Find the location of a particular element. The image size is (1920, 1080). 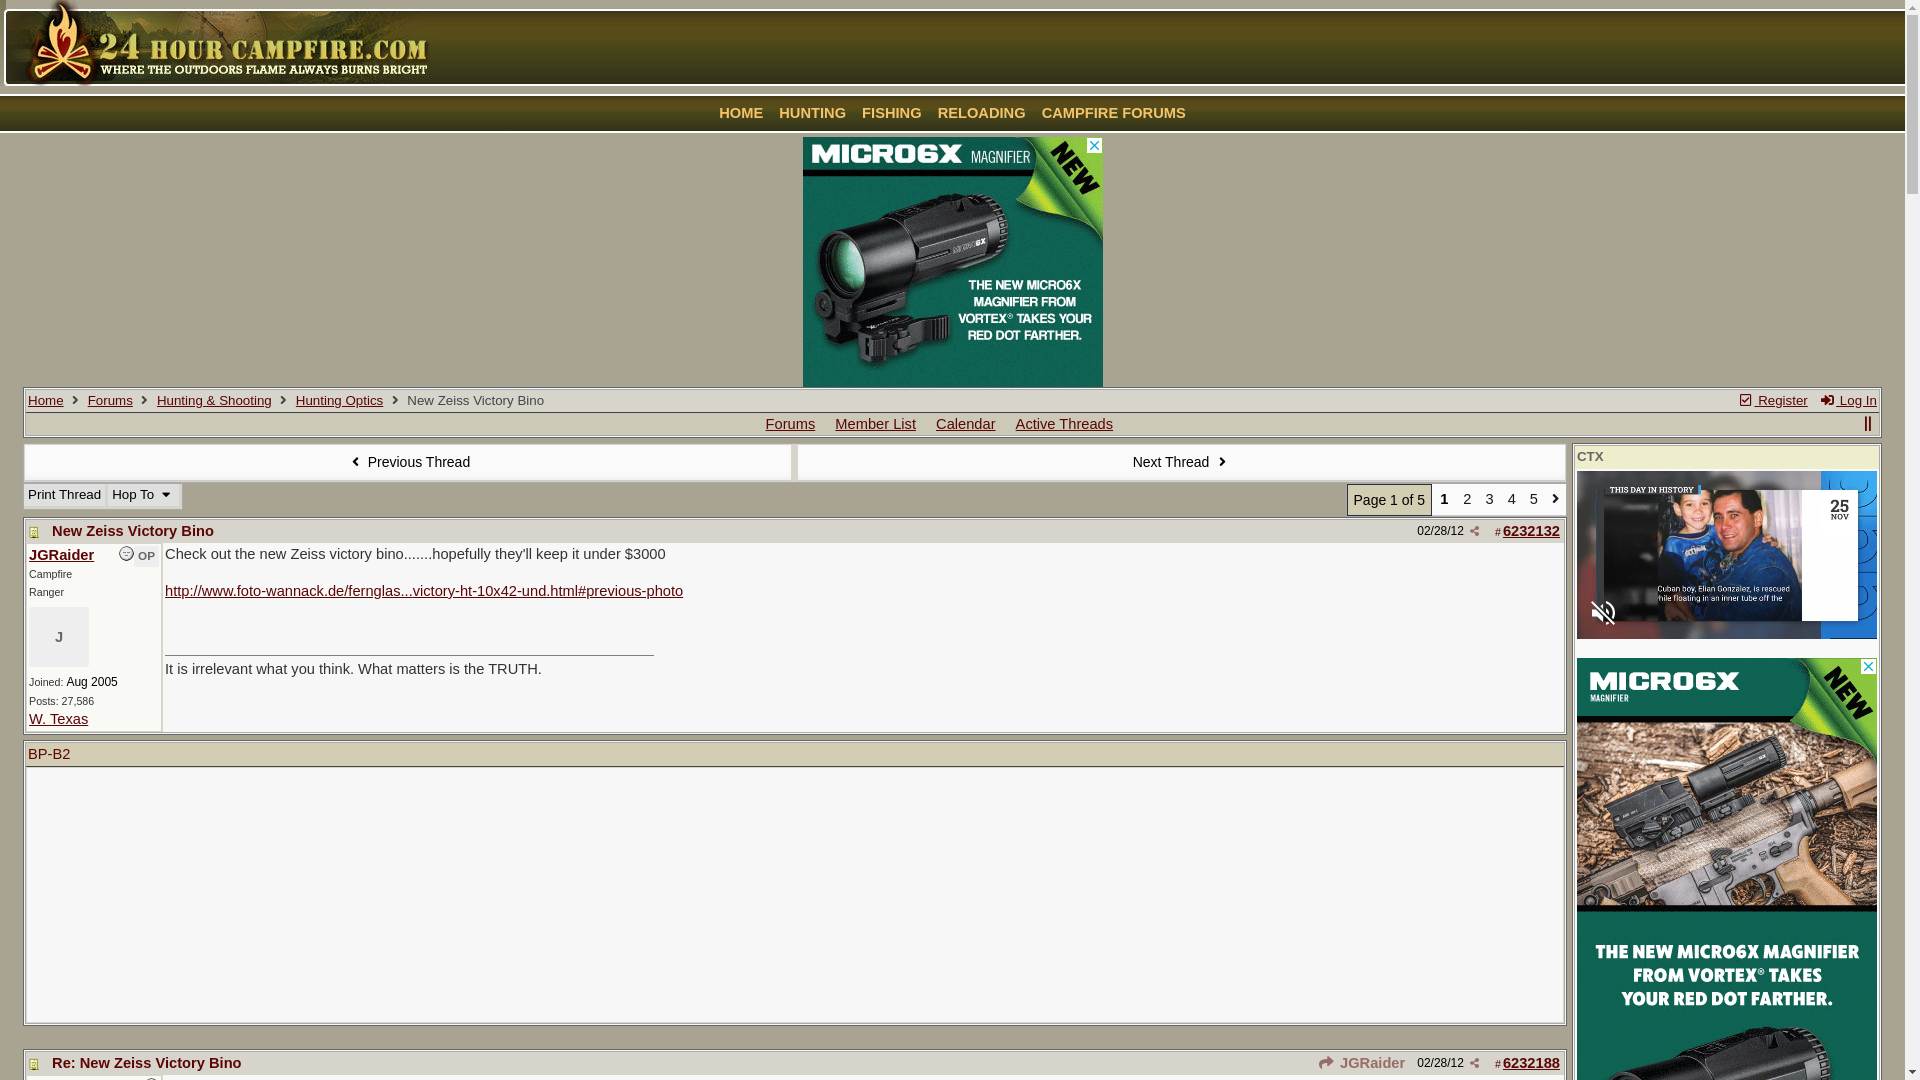

'JGRaider' is located at coordinates (1315, 1062).